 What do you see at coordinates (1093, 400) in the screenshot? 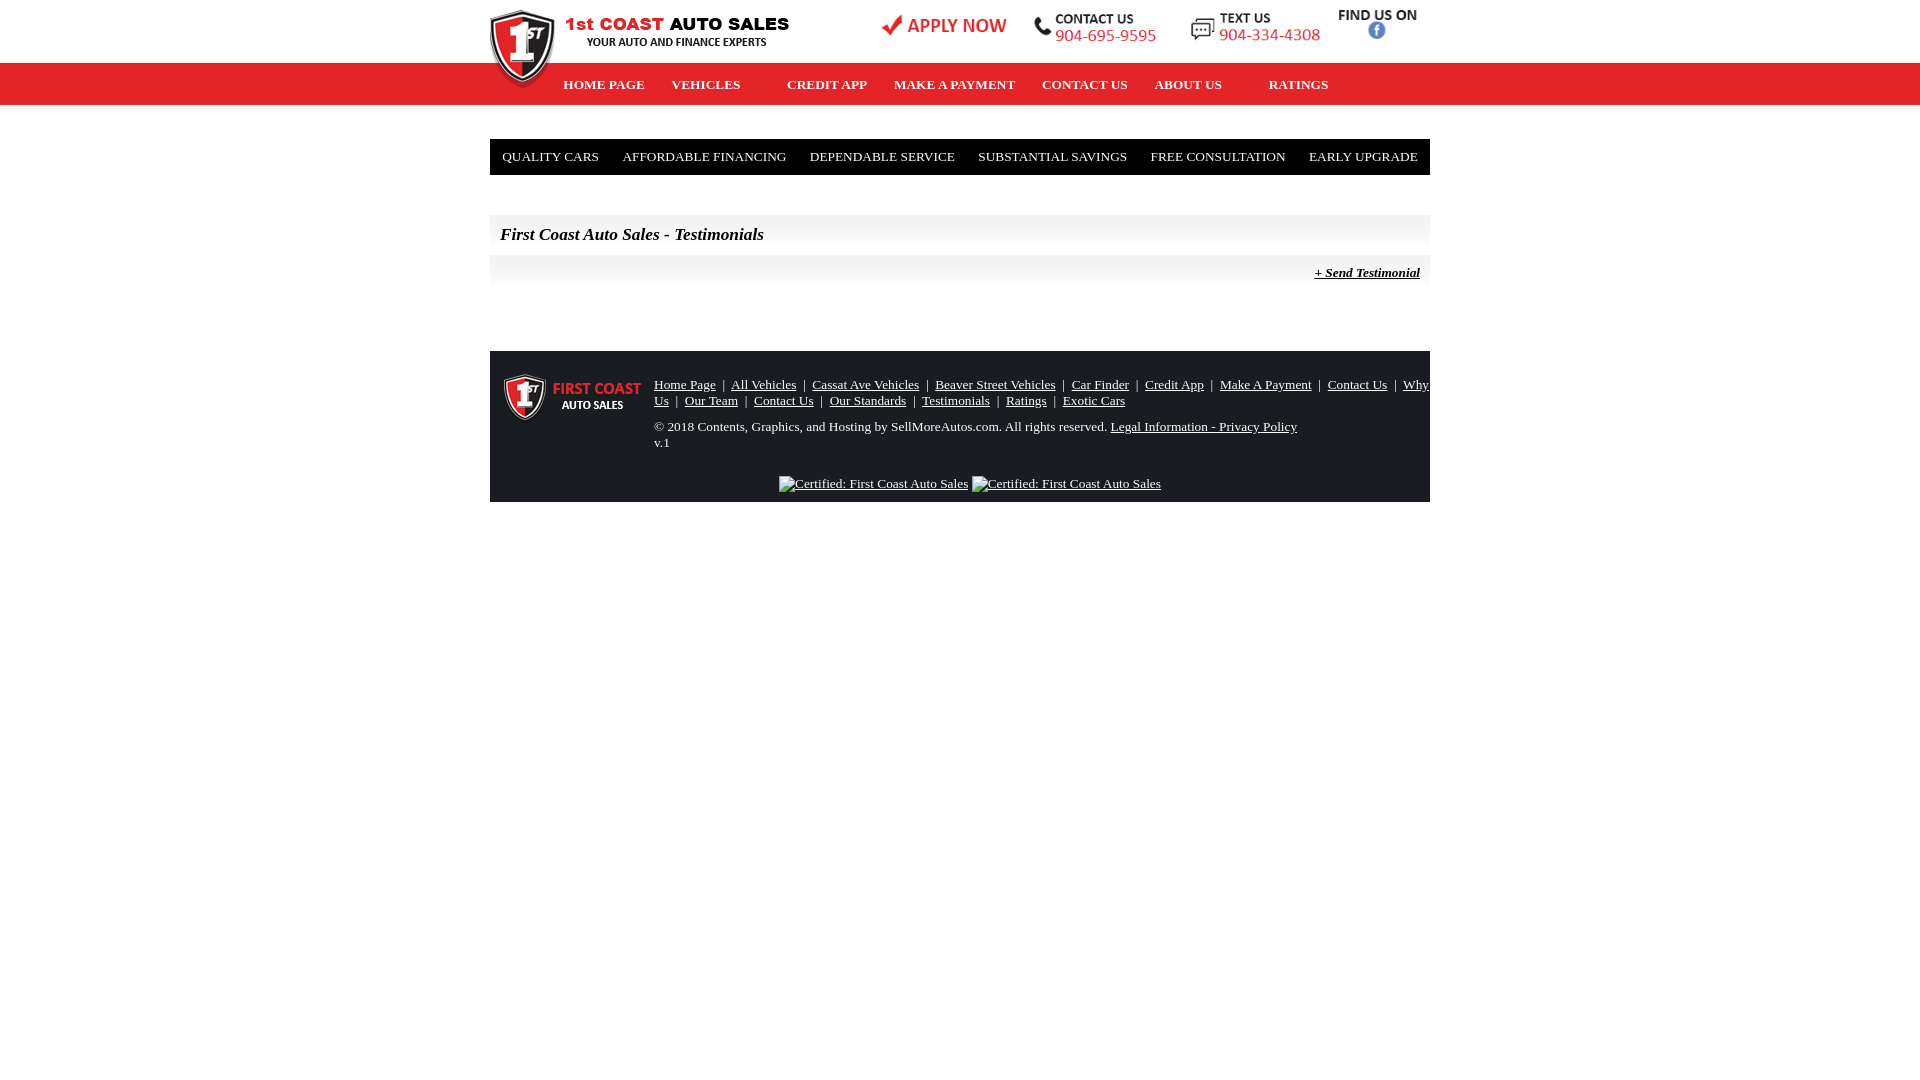
I see `'Exotic Cars'` at bounding box center [1093, 400].